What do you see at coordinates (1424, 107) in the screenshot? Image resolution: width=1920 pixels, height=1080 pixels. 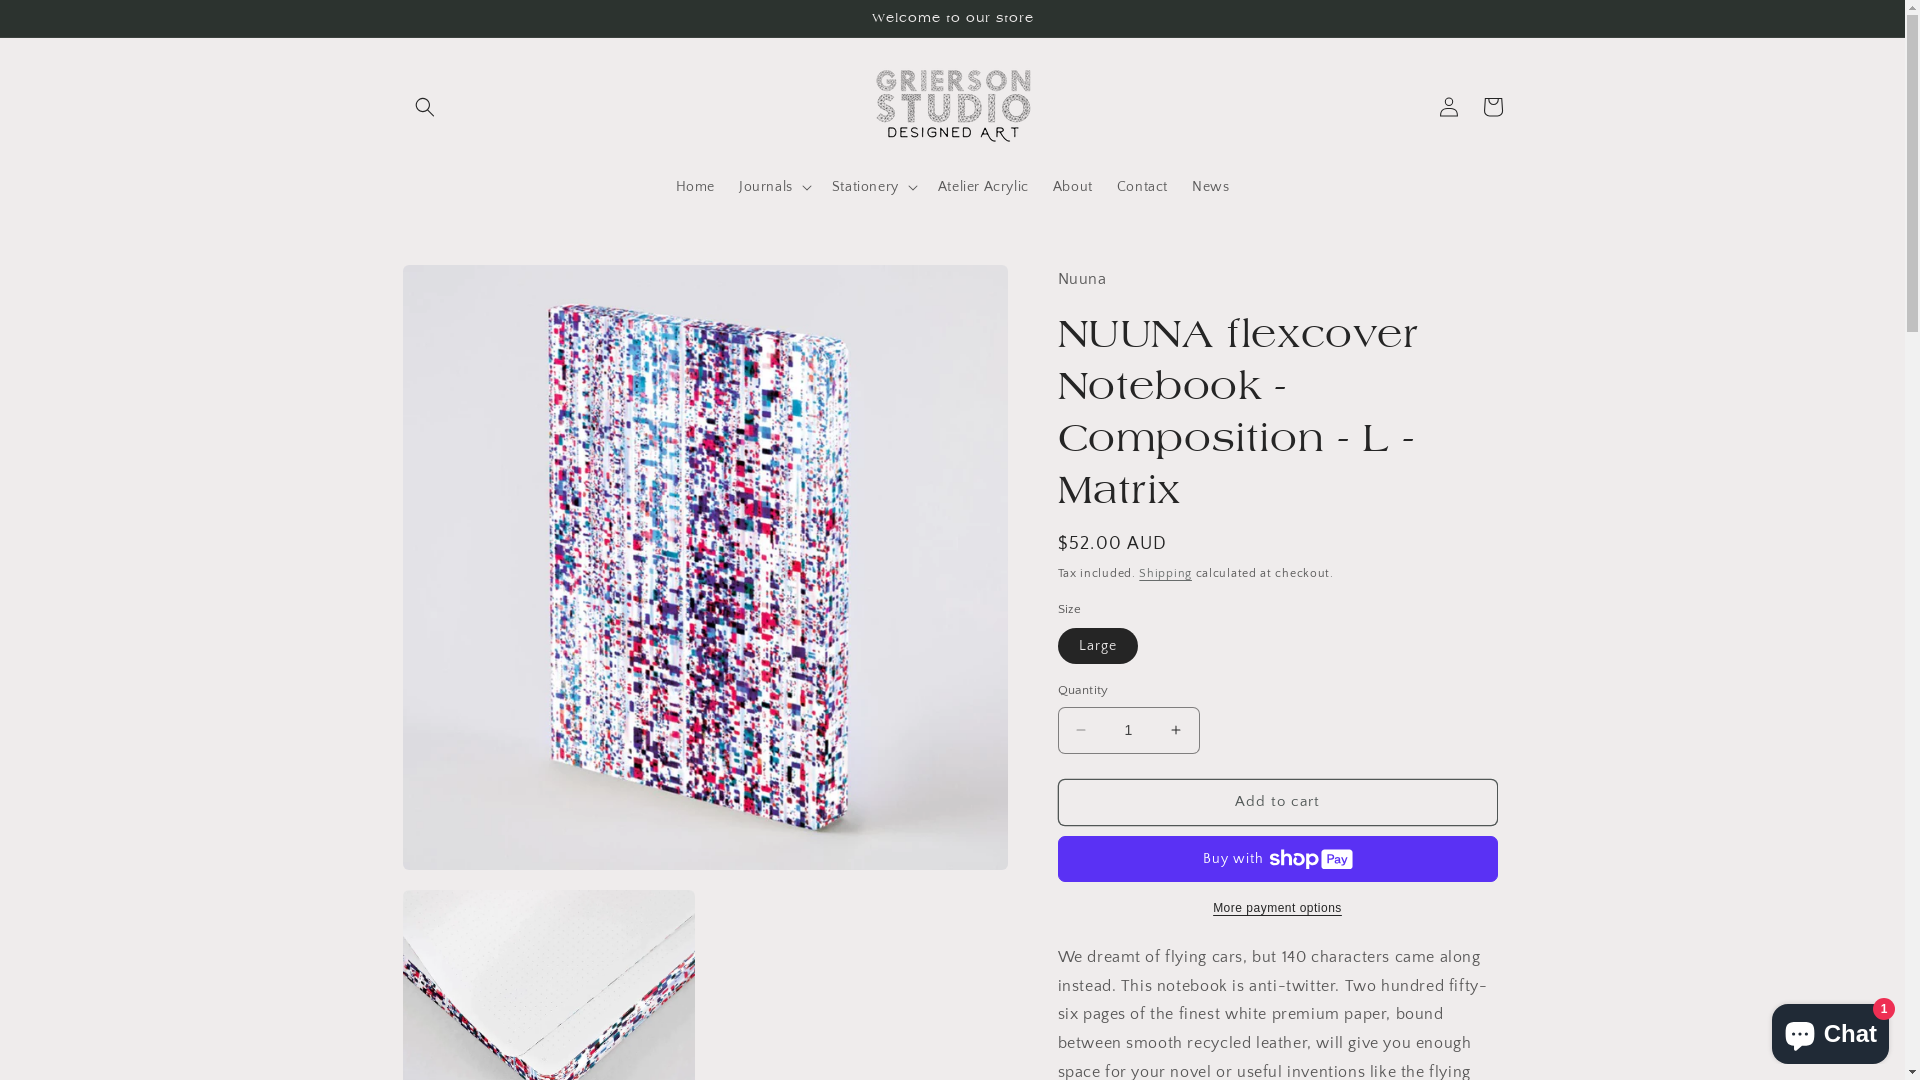 I see `'Log in'` at bounding box center [1424, 107].